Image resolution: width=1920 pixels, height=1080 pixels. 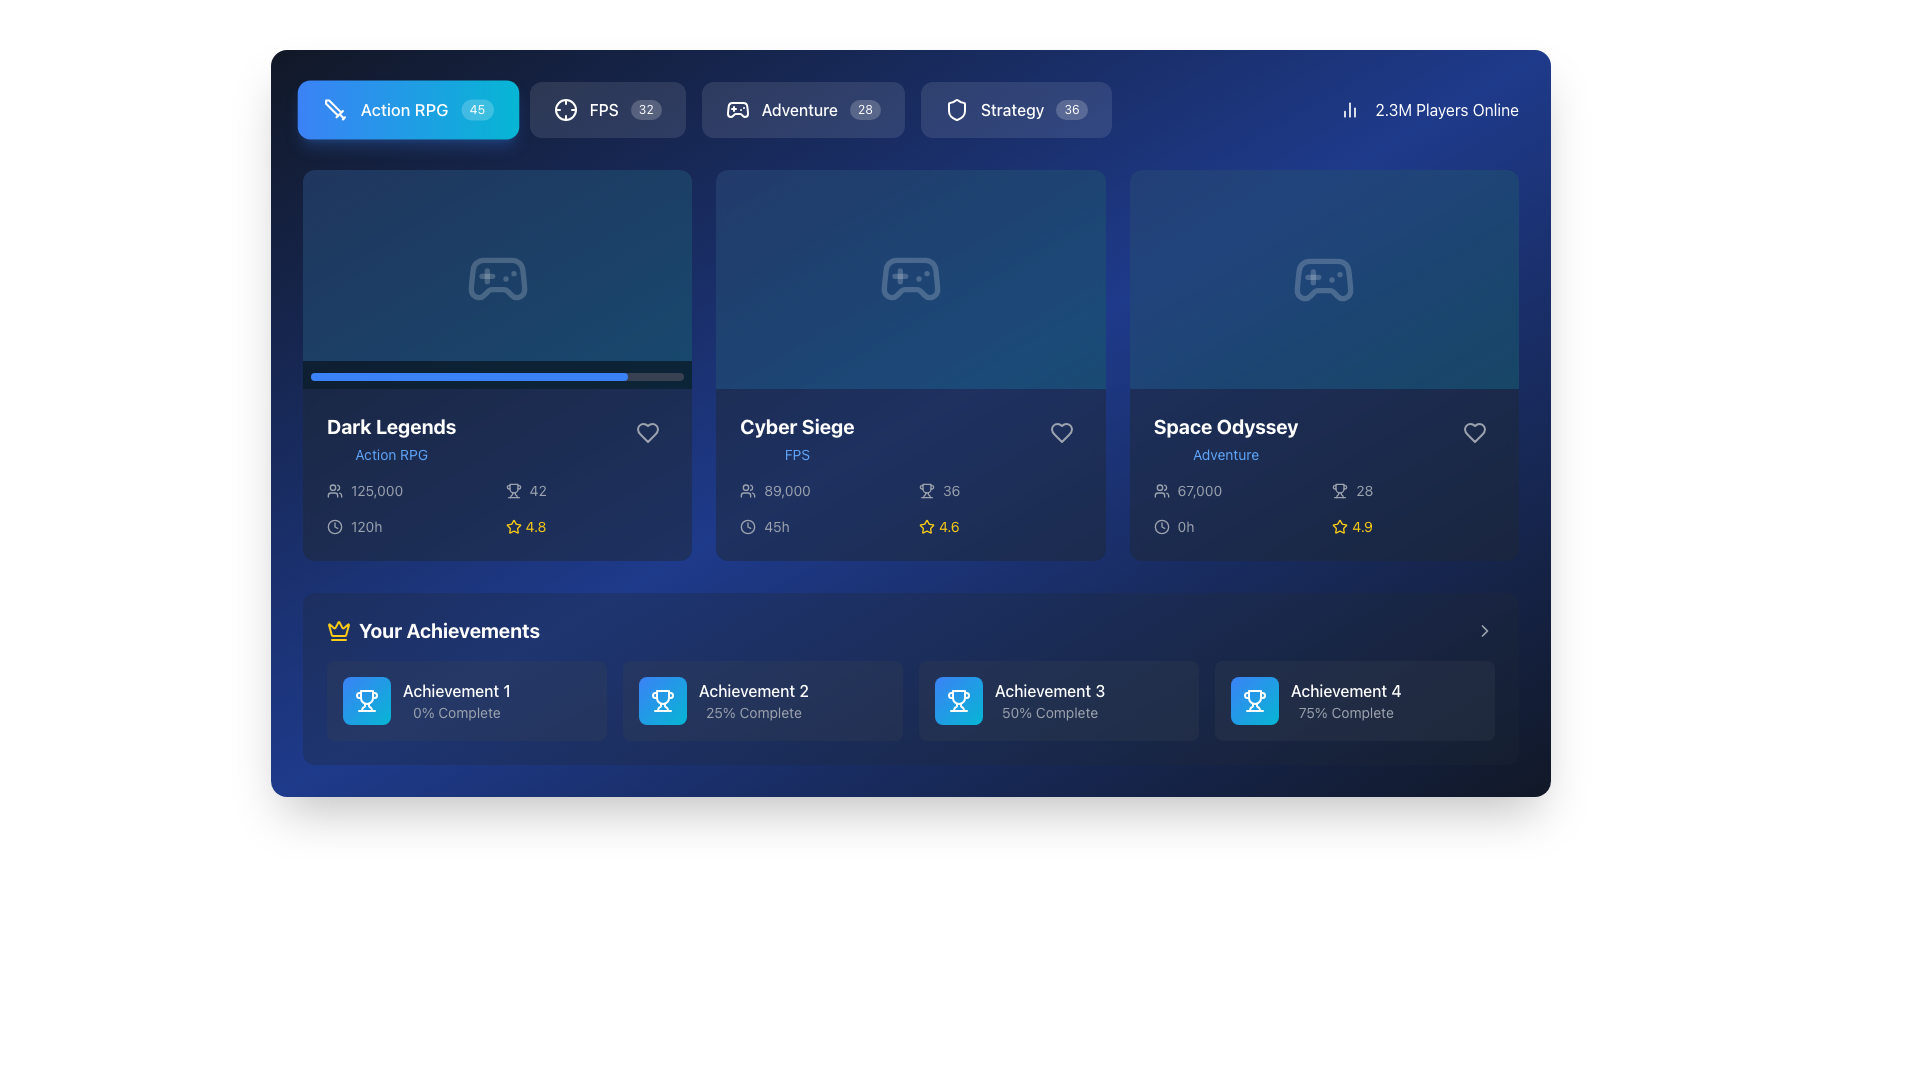 What do you see at coordinates (497, 279) in the screenshot?
I see `the graphical icon representing a game controller located in the first game card titled 'Dark Legends'` at bounding box center [497, 279].